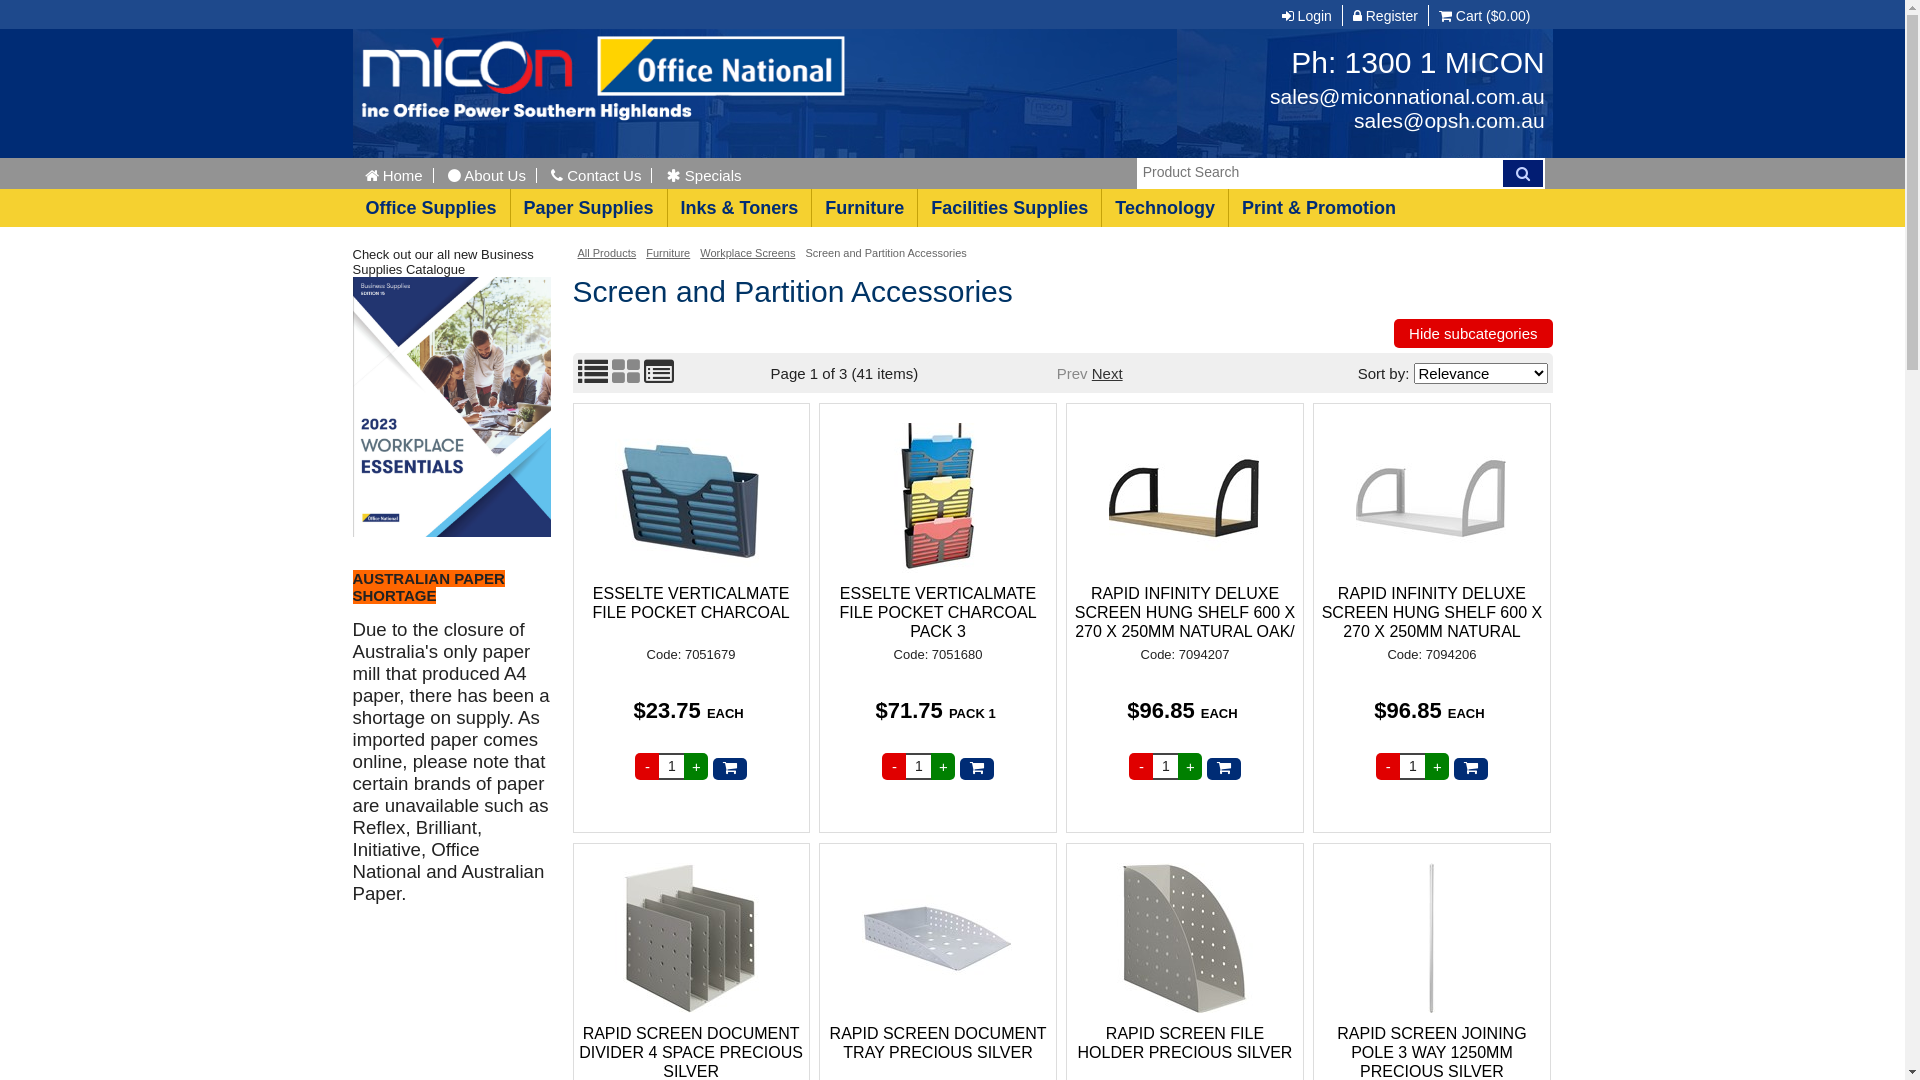 This screenshot has height=1080, width=1920. I want to click on 'Login', so click(1306, 15).